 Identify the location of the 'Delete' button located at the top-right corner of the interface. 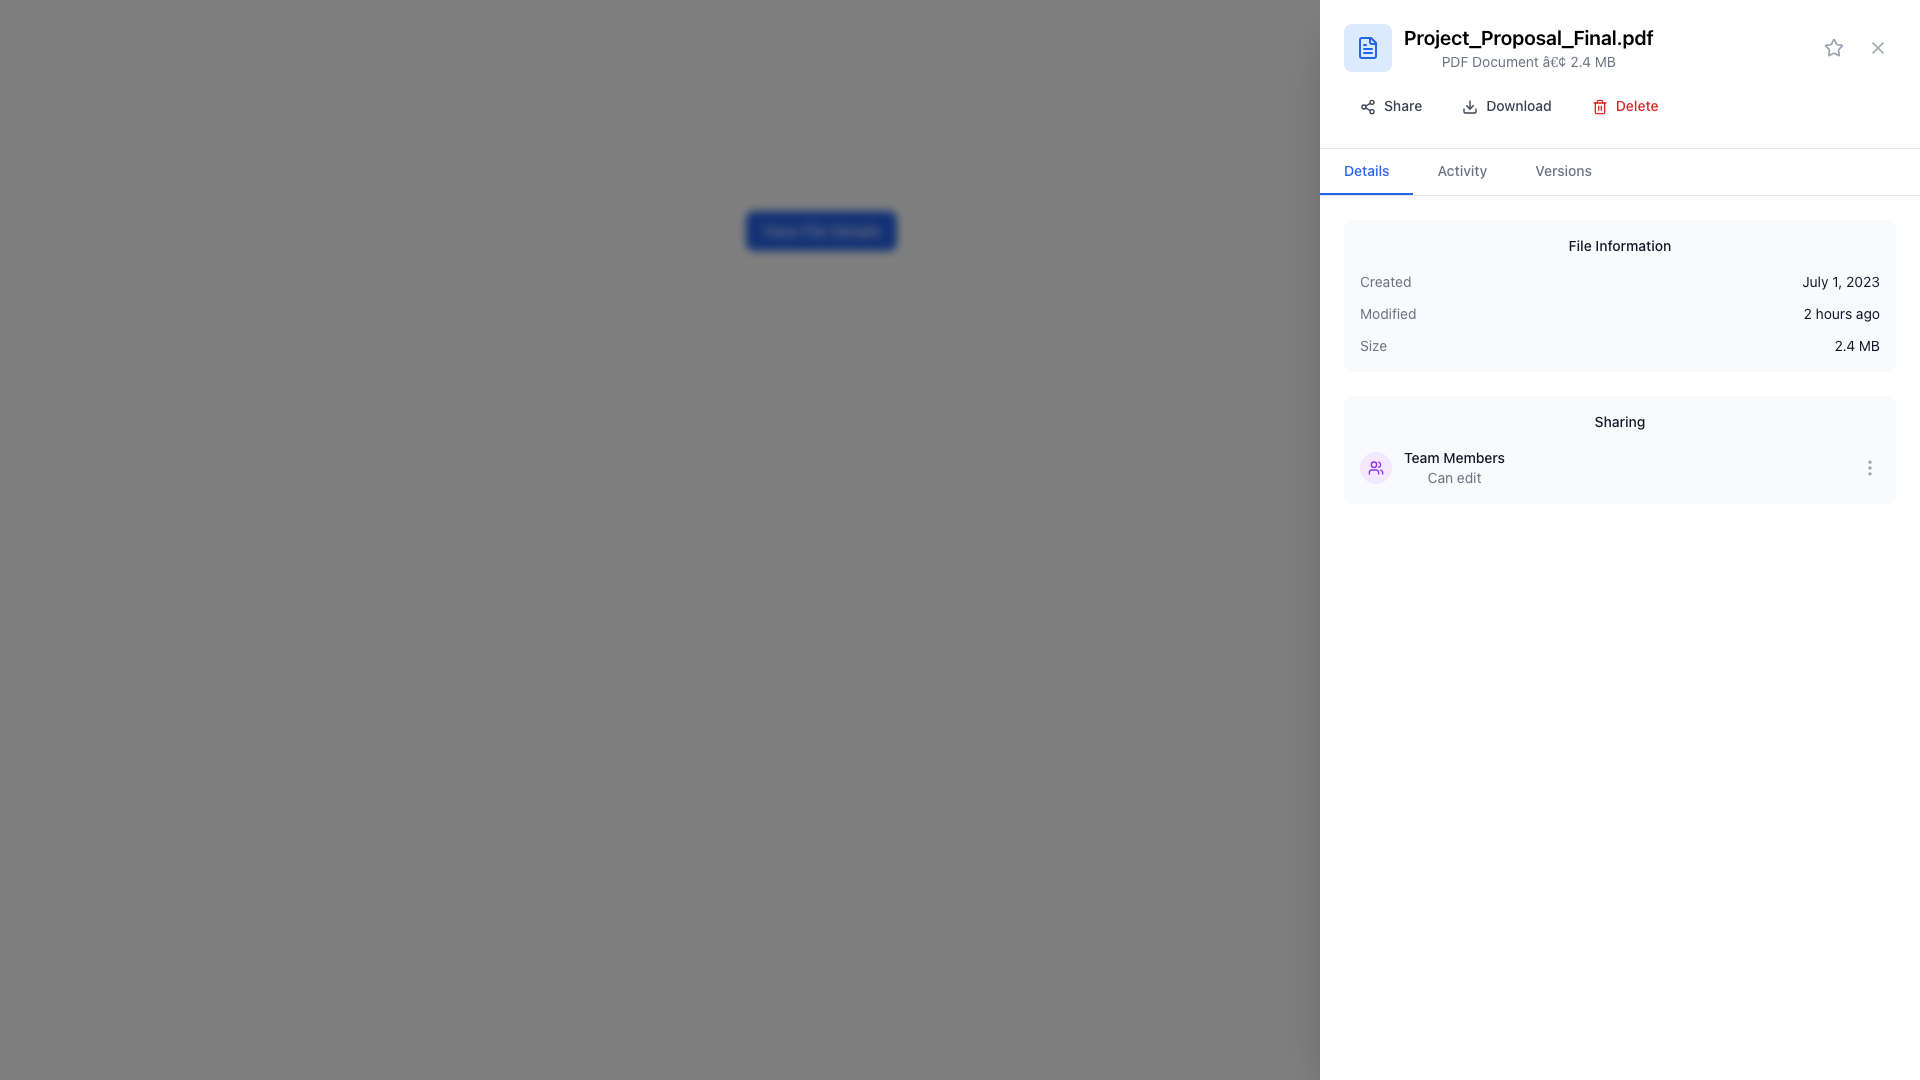
(1625, 105).